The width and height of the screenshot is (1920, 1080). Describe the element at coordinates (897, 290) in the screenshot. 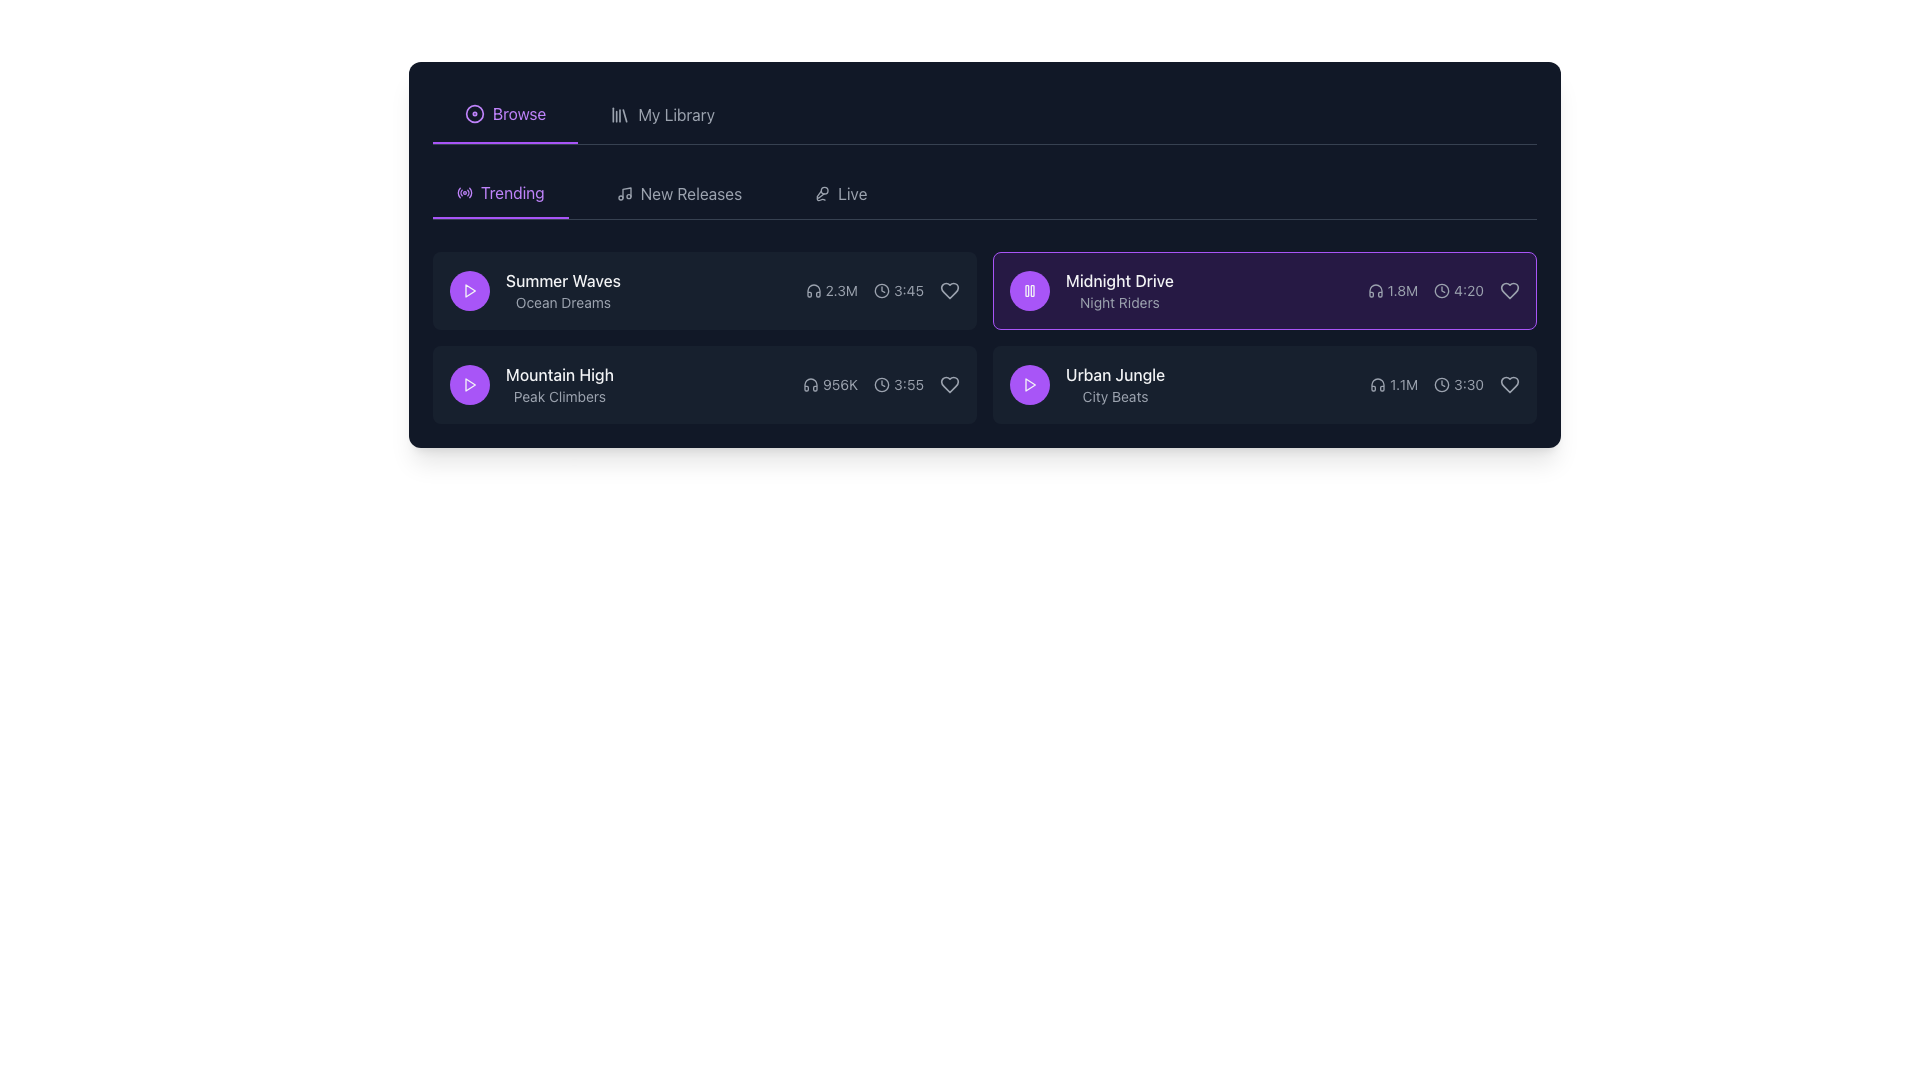

I see `the display component that shows the time '3:45' with a clock icon on the left, located in the 'Summer Waves' row` at that location.